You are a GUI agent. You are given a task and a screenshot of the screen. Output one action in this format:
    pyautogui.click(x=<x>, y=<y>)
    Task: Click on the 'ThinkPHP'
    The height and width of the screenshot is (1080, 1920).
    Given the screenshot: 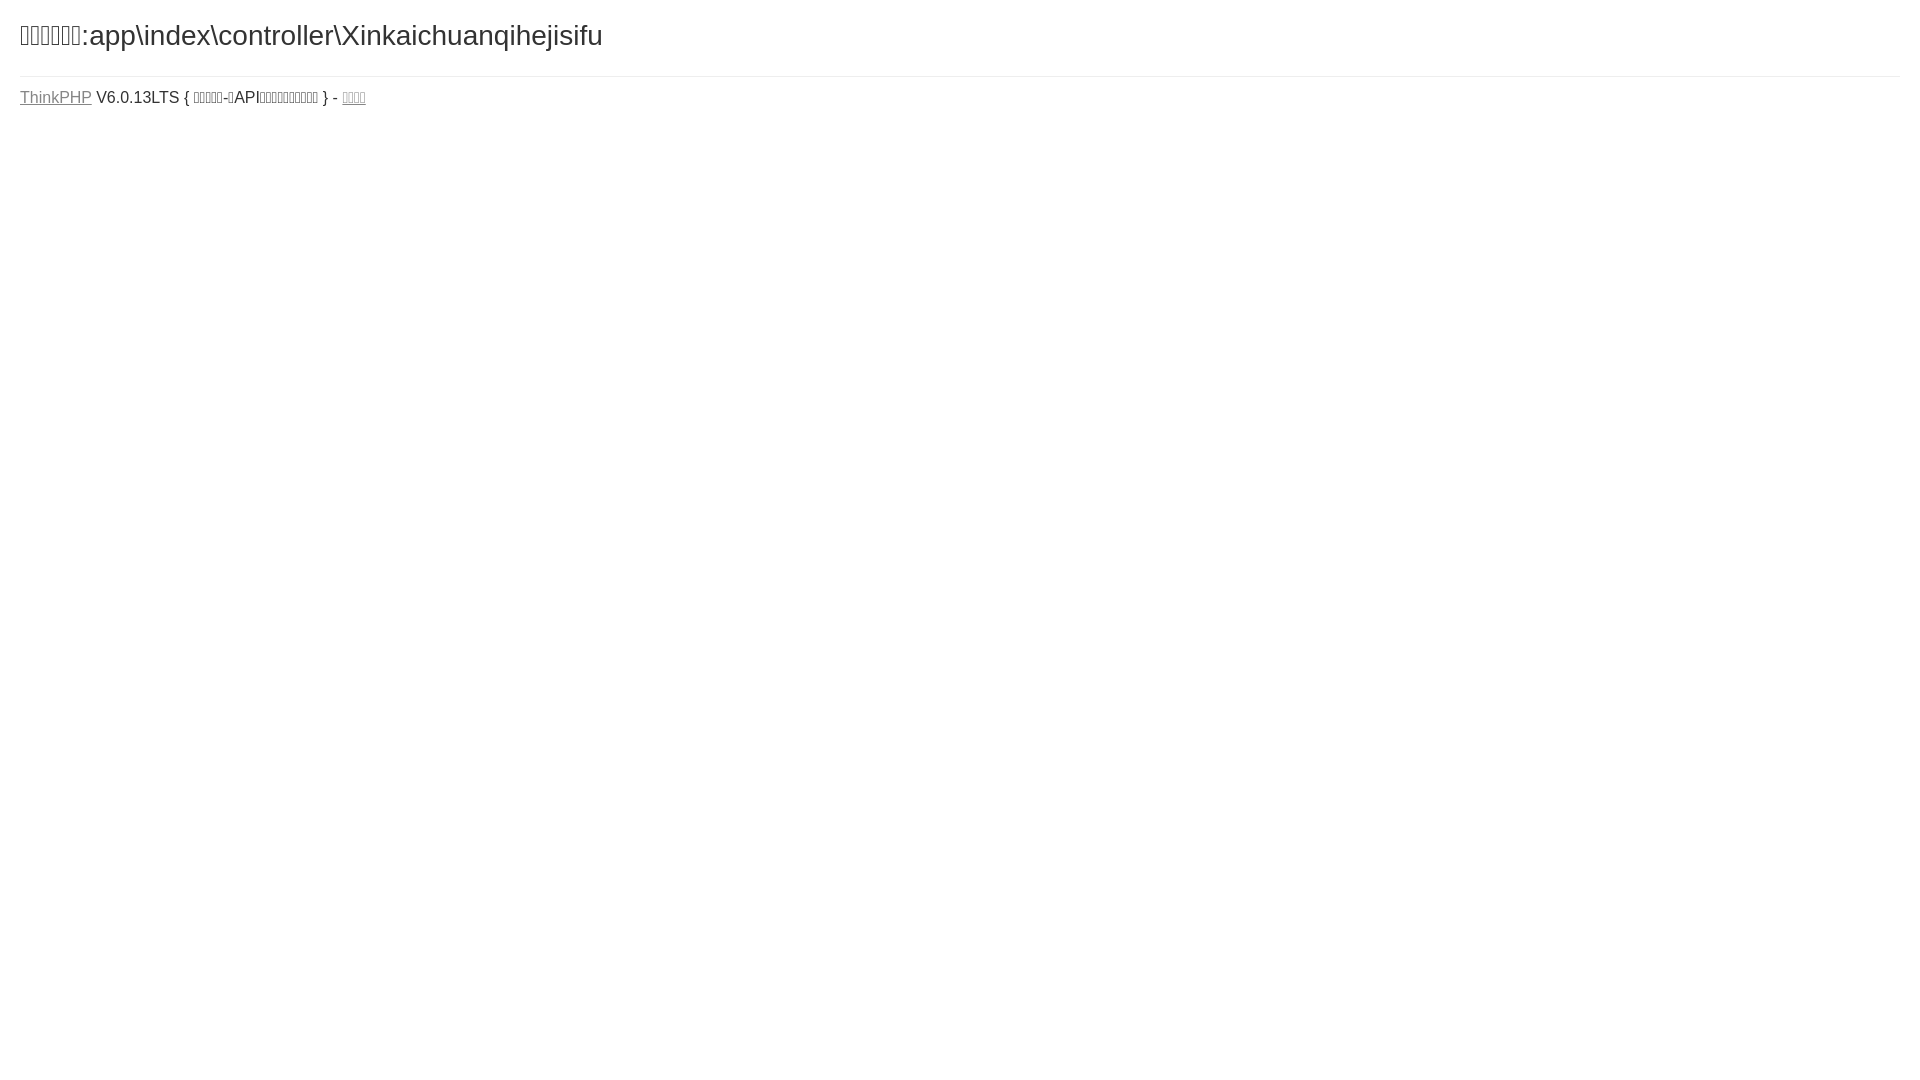 What is the action you would take?
    pyautogui.click(x=56, y=97)
    